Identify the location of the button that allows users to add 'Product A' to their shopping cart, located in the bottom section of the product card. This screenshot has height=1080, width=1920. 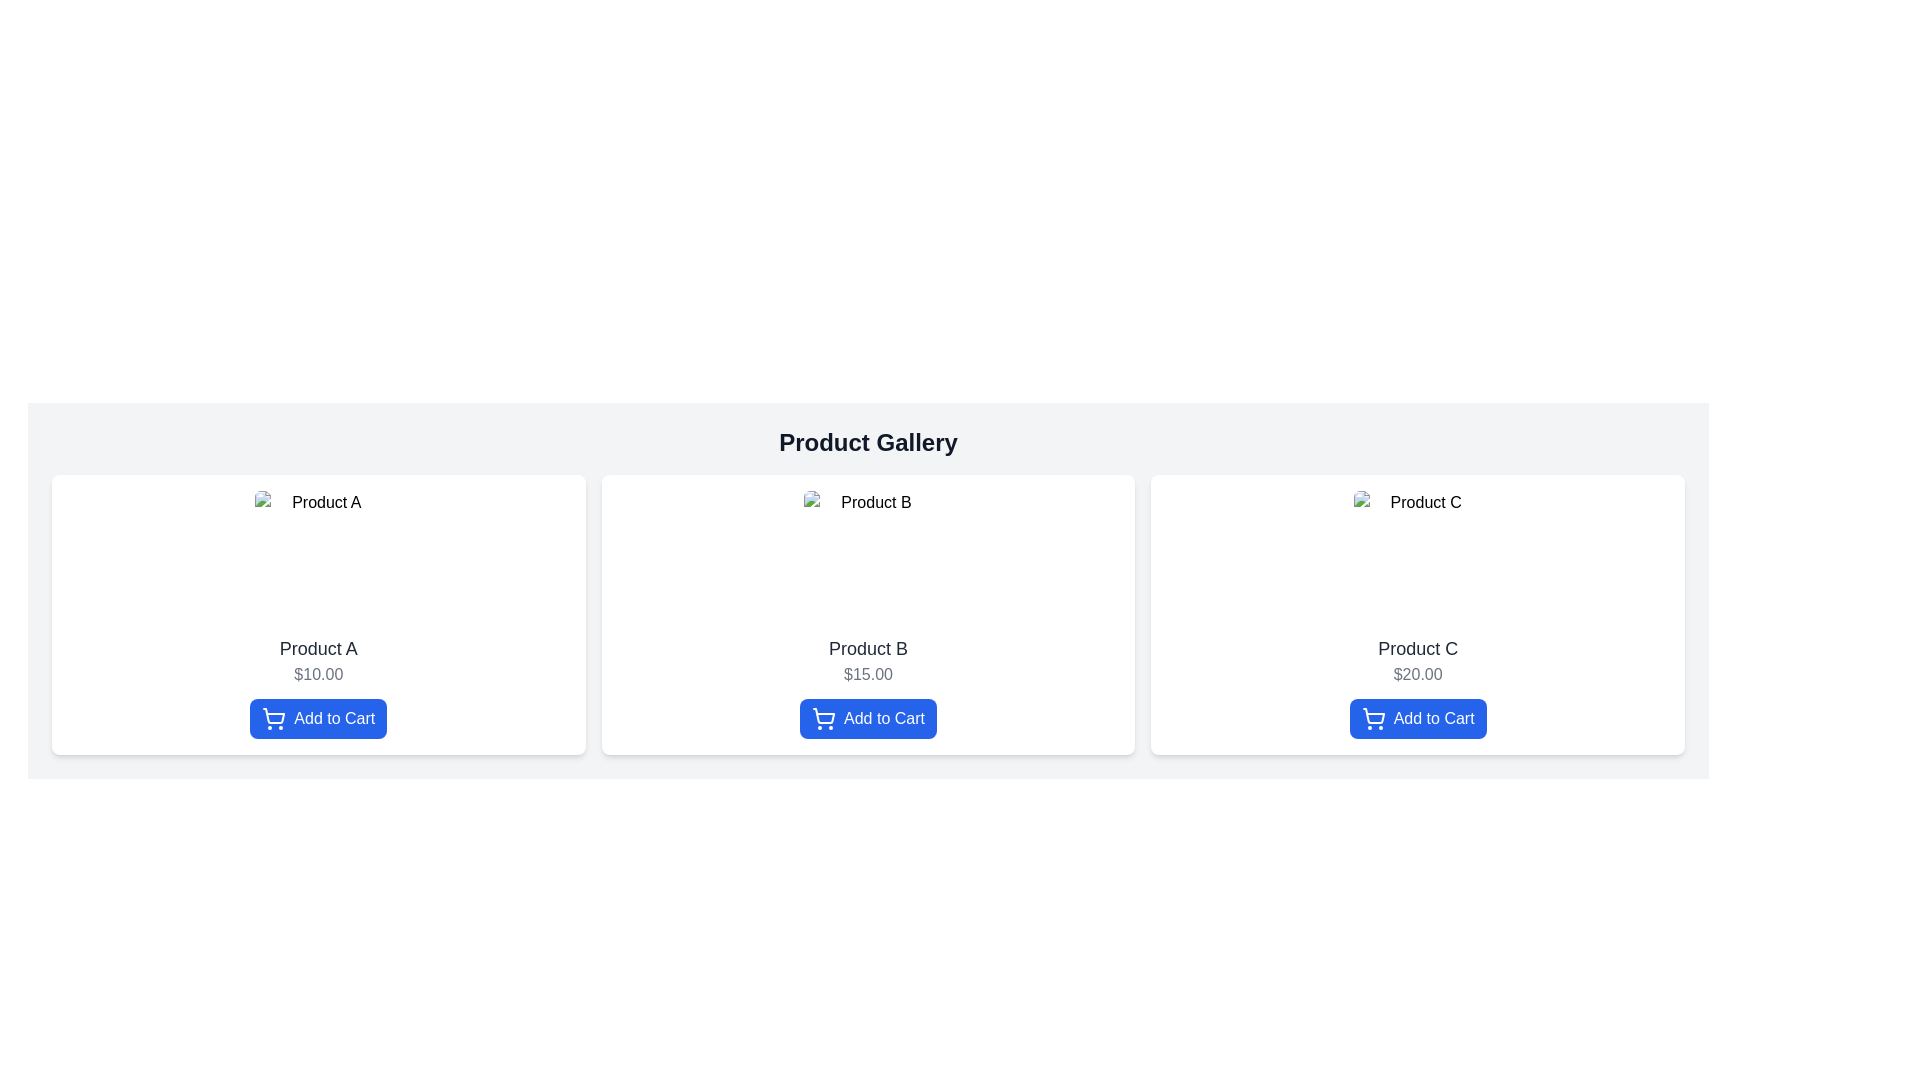
(317, 717).